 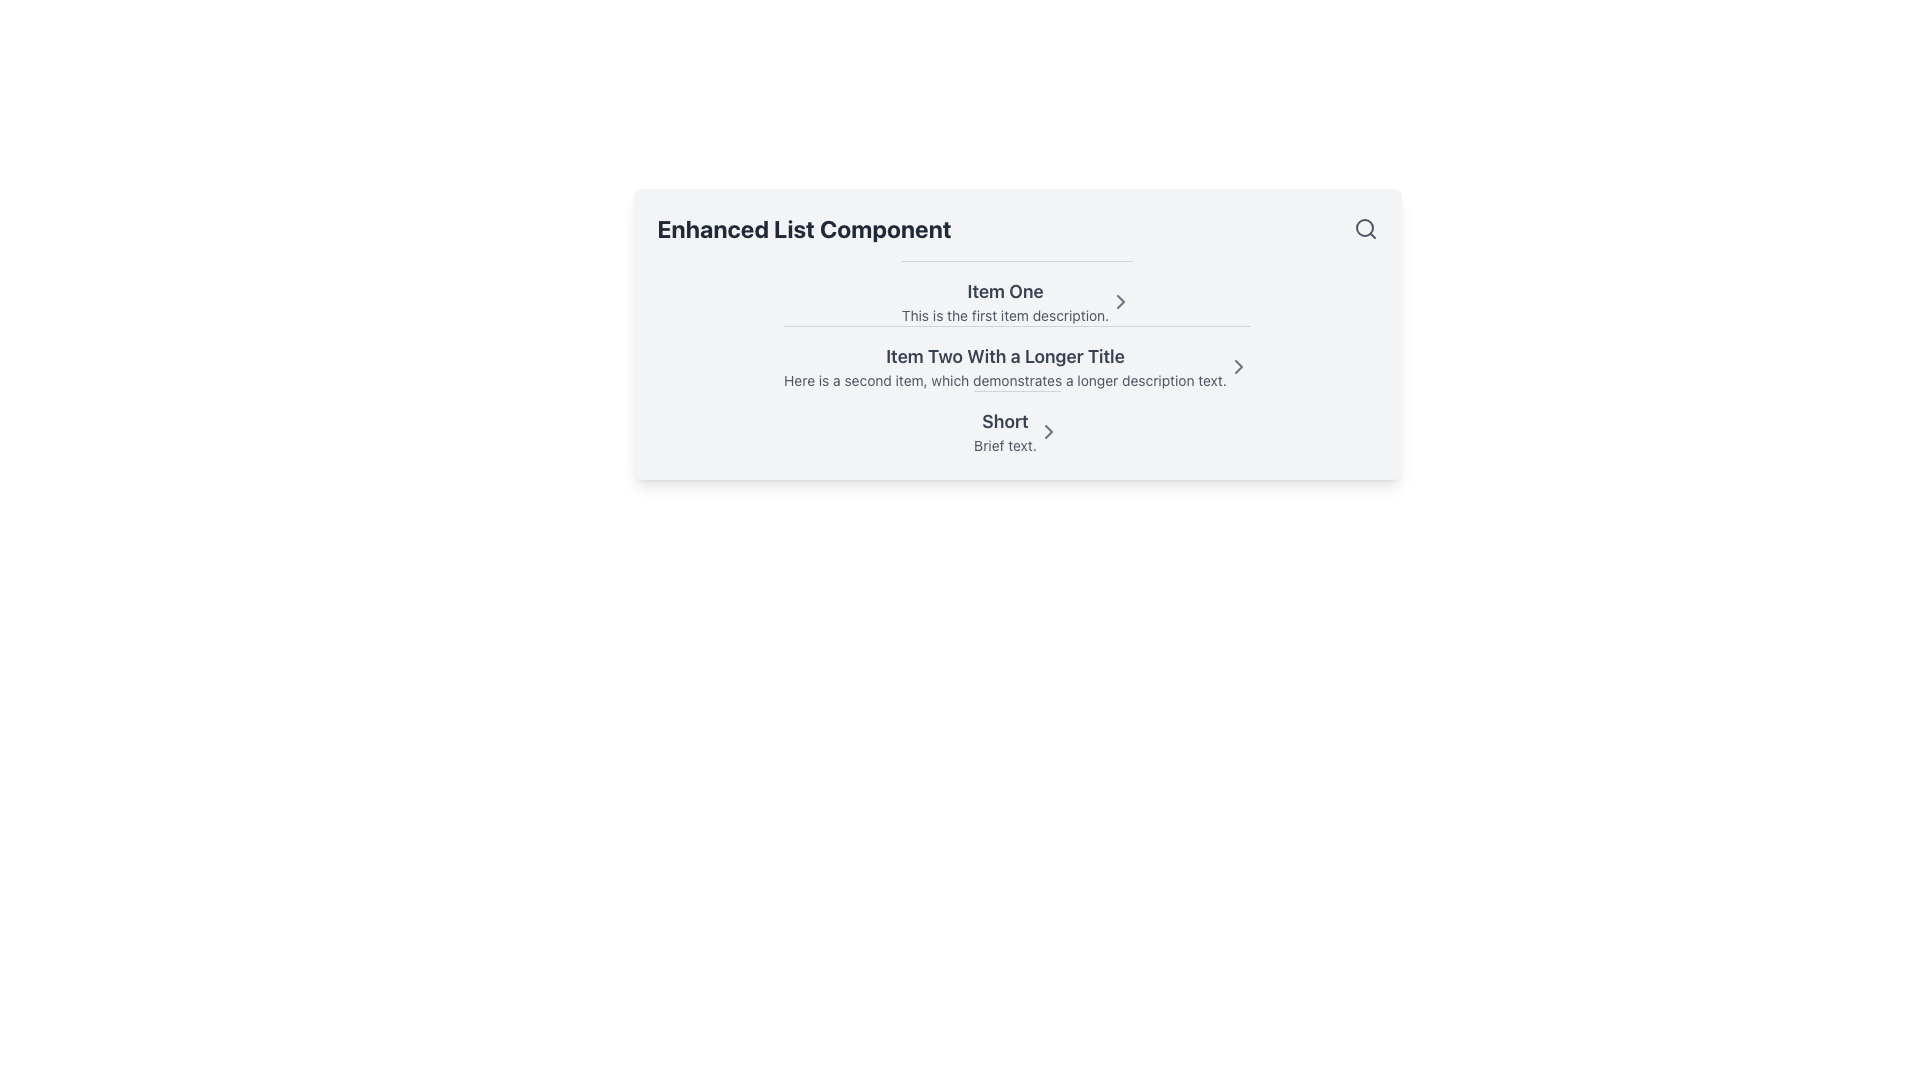 I want to click on the chevron icon located to the right of the 'Item One' text in the list component, which serves as a forward navigation indicator, so click(x=1121, y=301).